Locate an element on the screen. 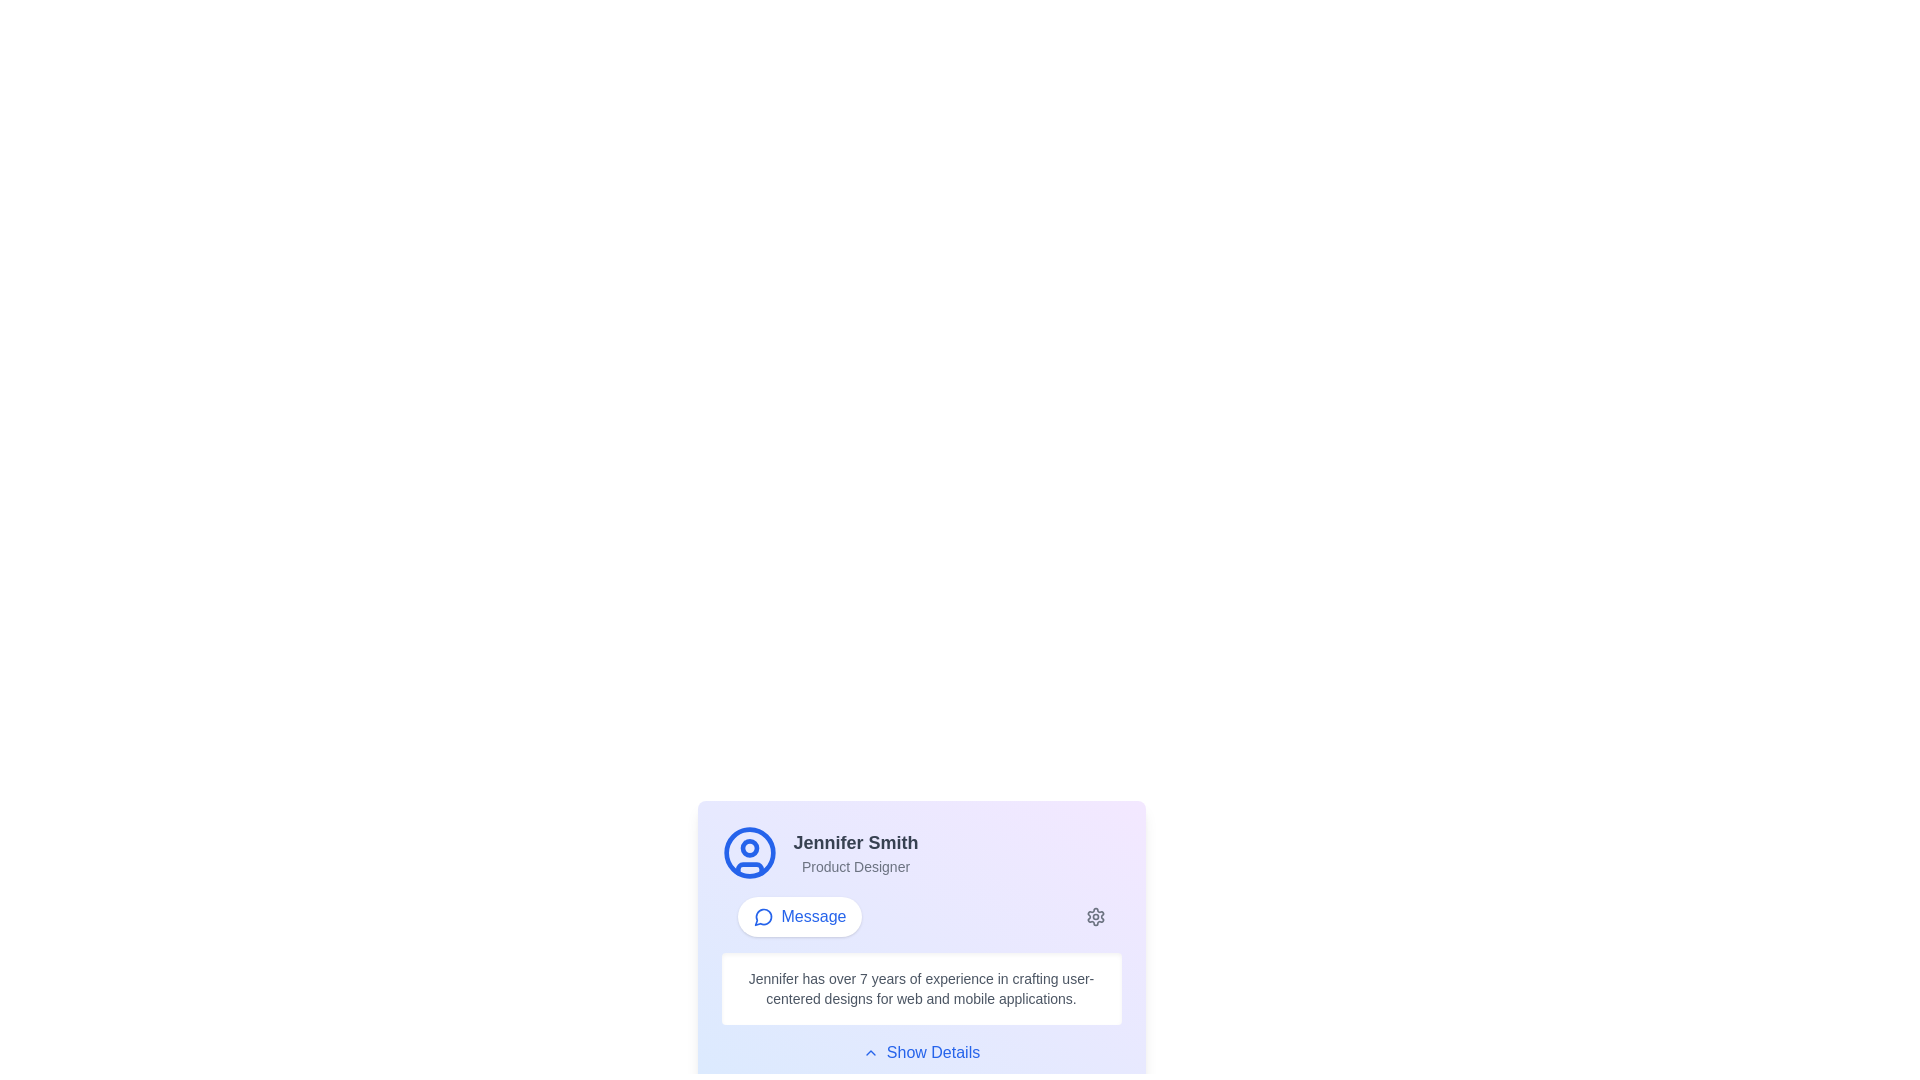 The image size is (1920, 1080). the static text providing background about 'Jennifer' and her expertise in user-centered design, located at the bottom of the card for 'Jennifer Smith, Product Designer' is located at coordinates (920, 987).